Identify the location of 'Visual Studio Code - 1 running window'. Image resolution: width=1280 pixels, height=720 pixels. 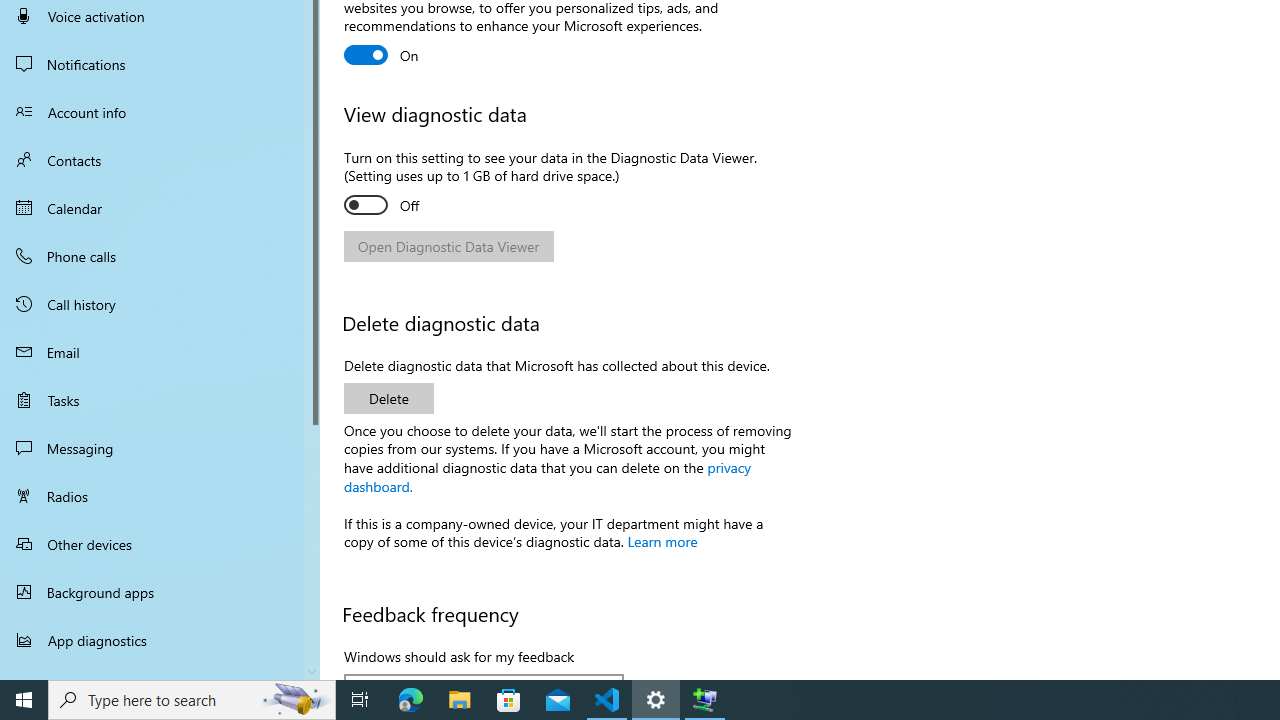
(606, 698).